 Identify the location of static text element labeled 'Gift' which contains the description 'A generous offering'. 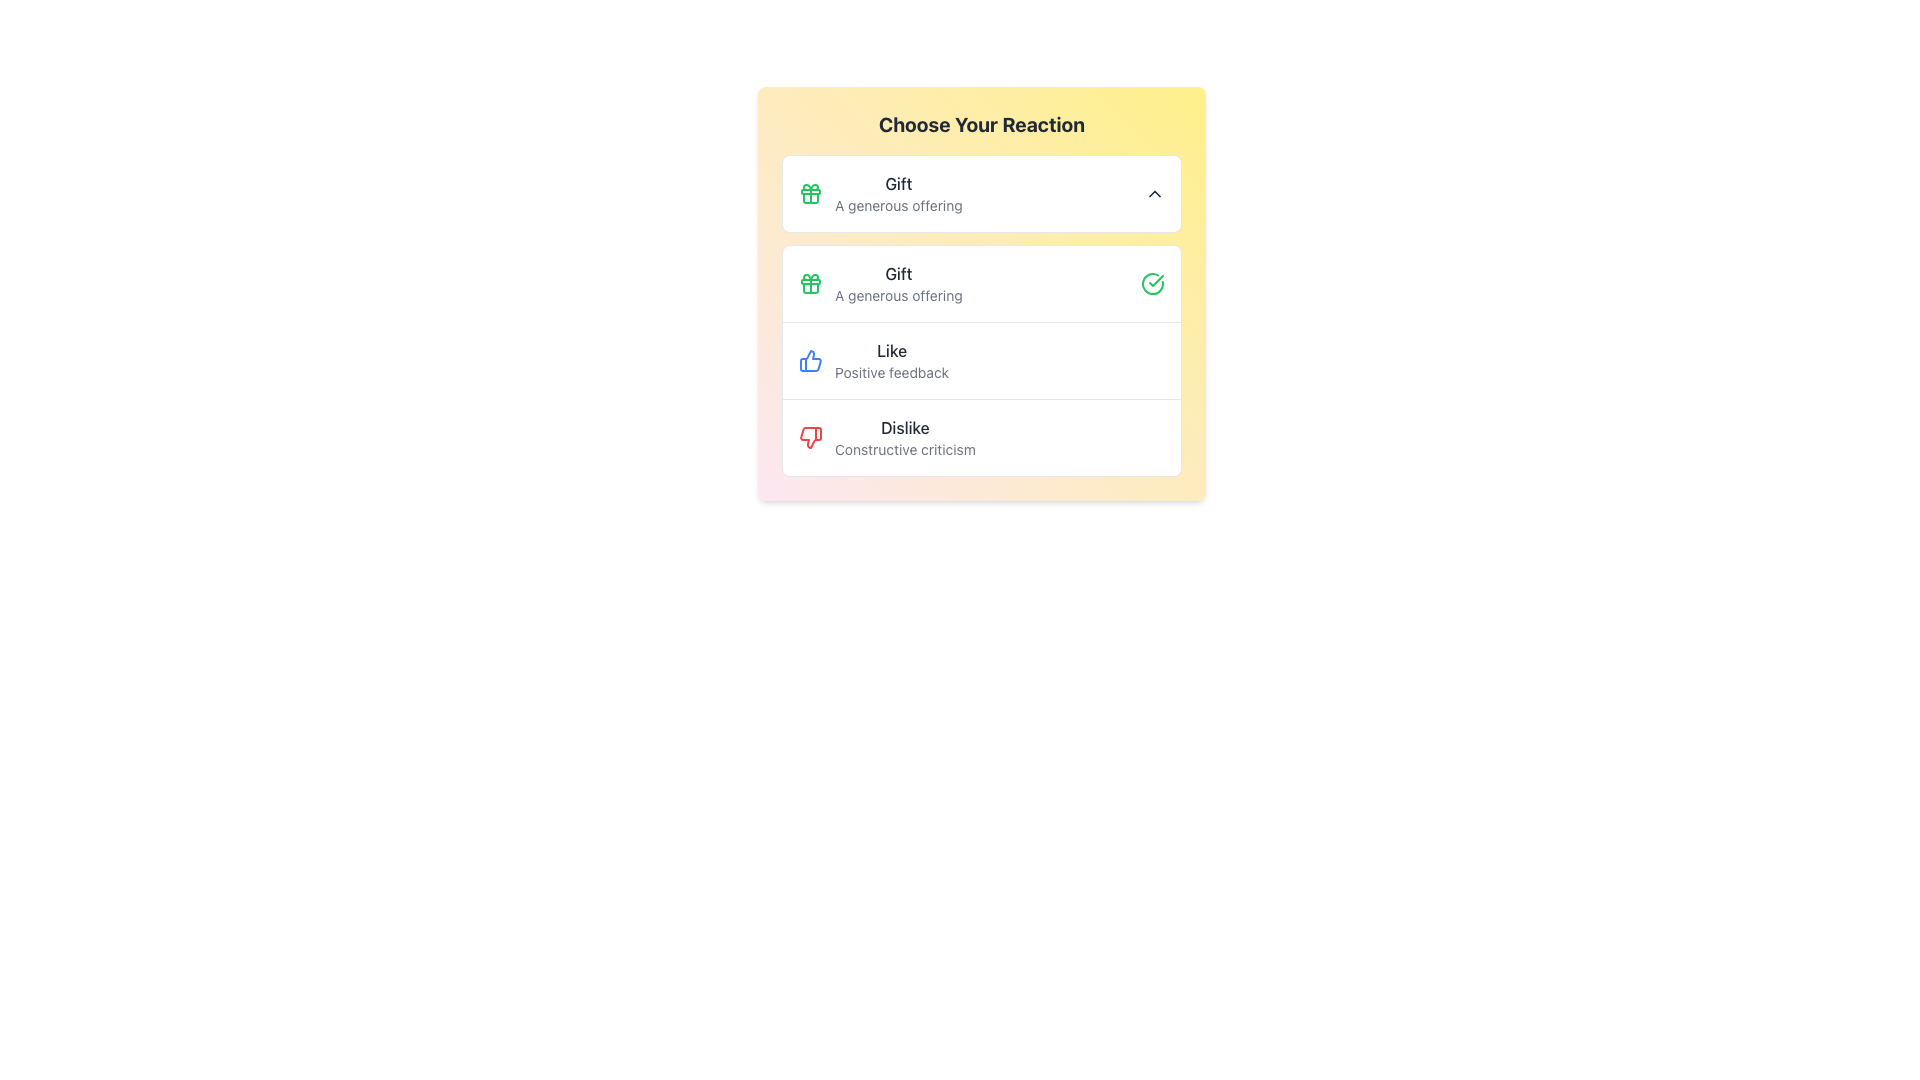
(897, 284).